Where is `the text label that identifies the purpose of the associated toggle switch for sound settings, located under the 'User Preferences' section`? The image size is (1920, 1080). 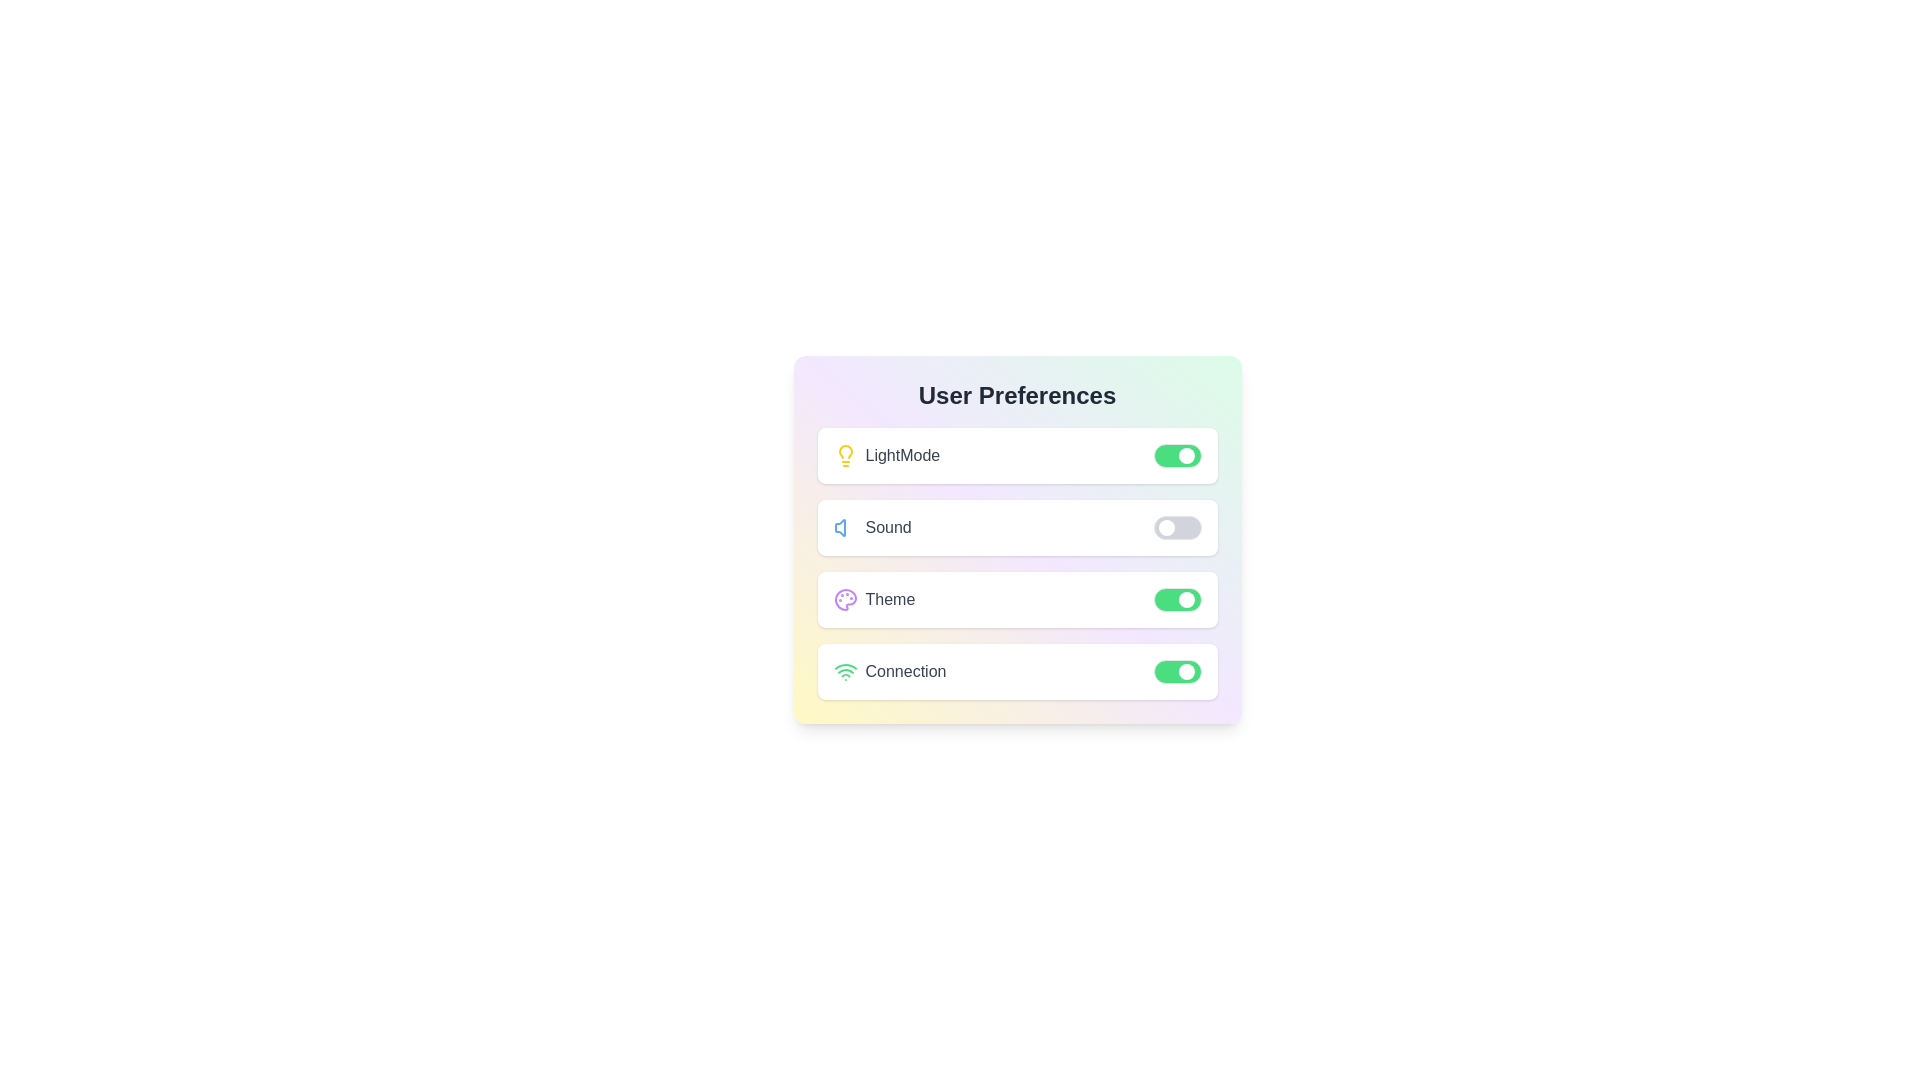 the text label that identifies the purpose of the associated toggle switch for sound settings, located under the 'User Preferences' section is located at coordinates (887, 527).